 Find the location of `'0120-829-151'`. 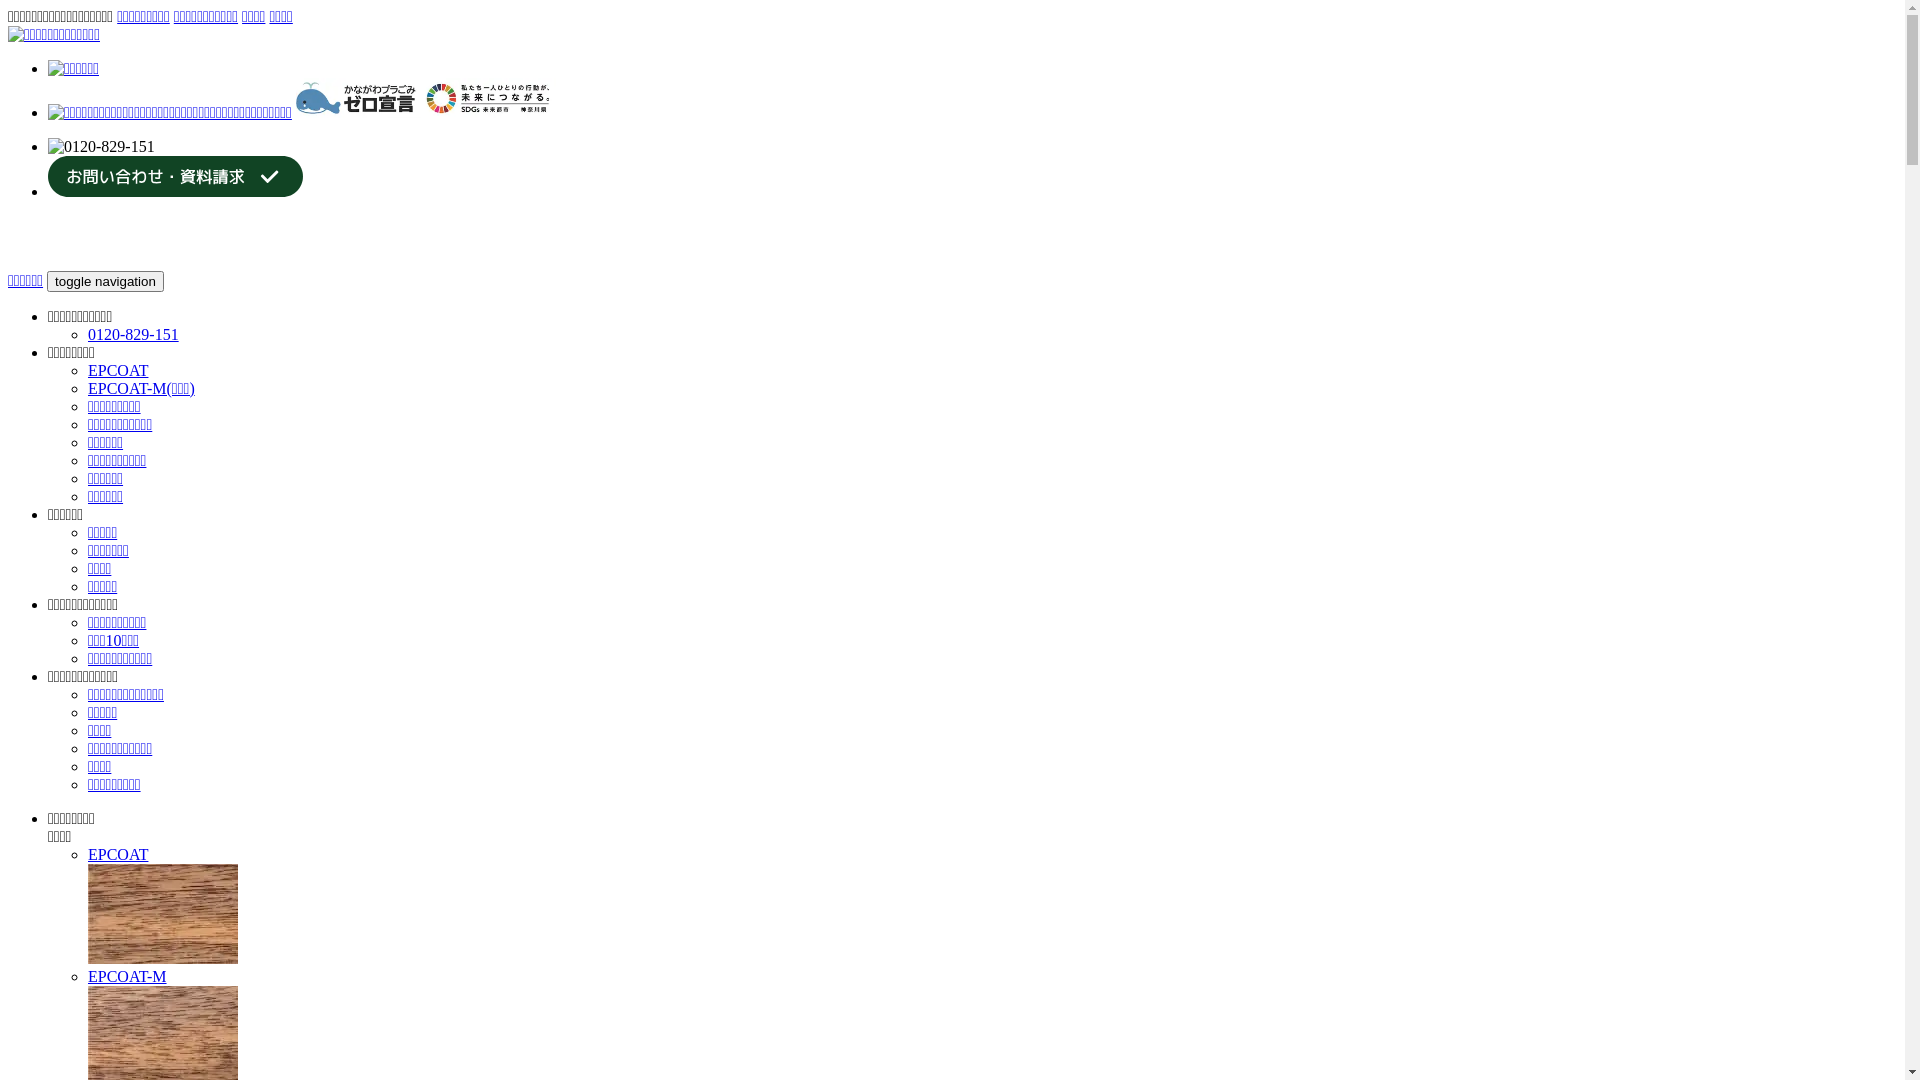

'0120-829-151' is located at coordinates (132, 333).